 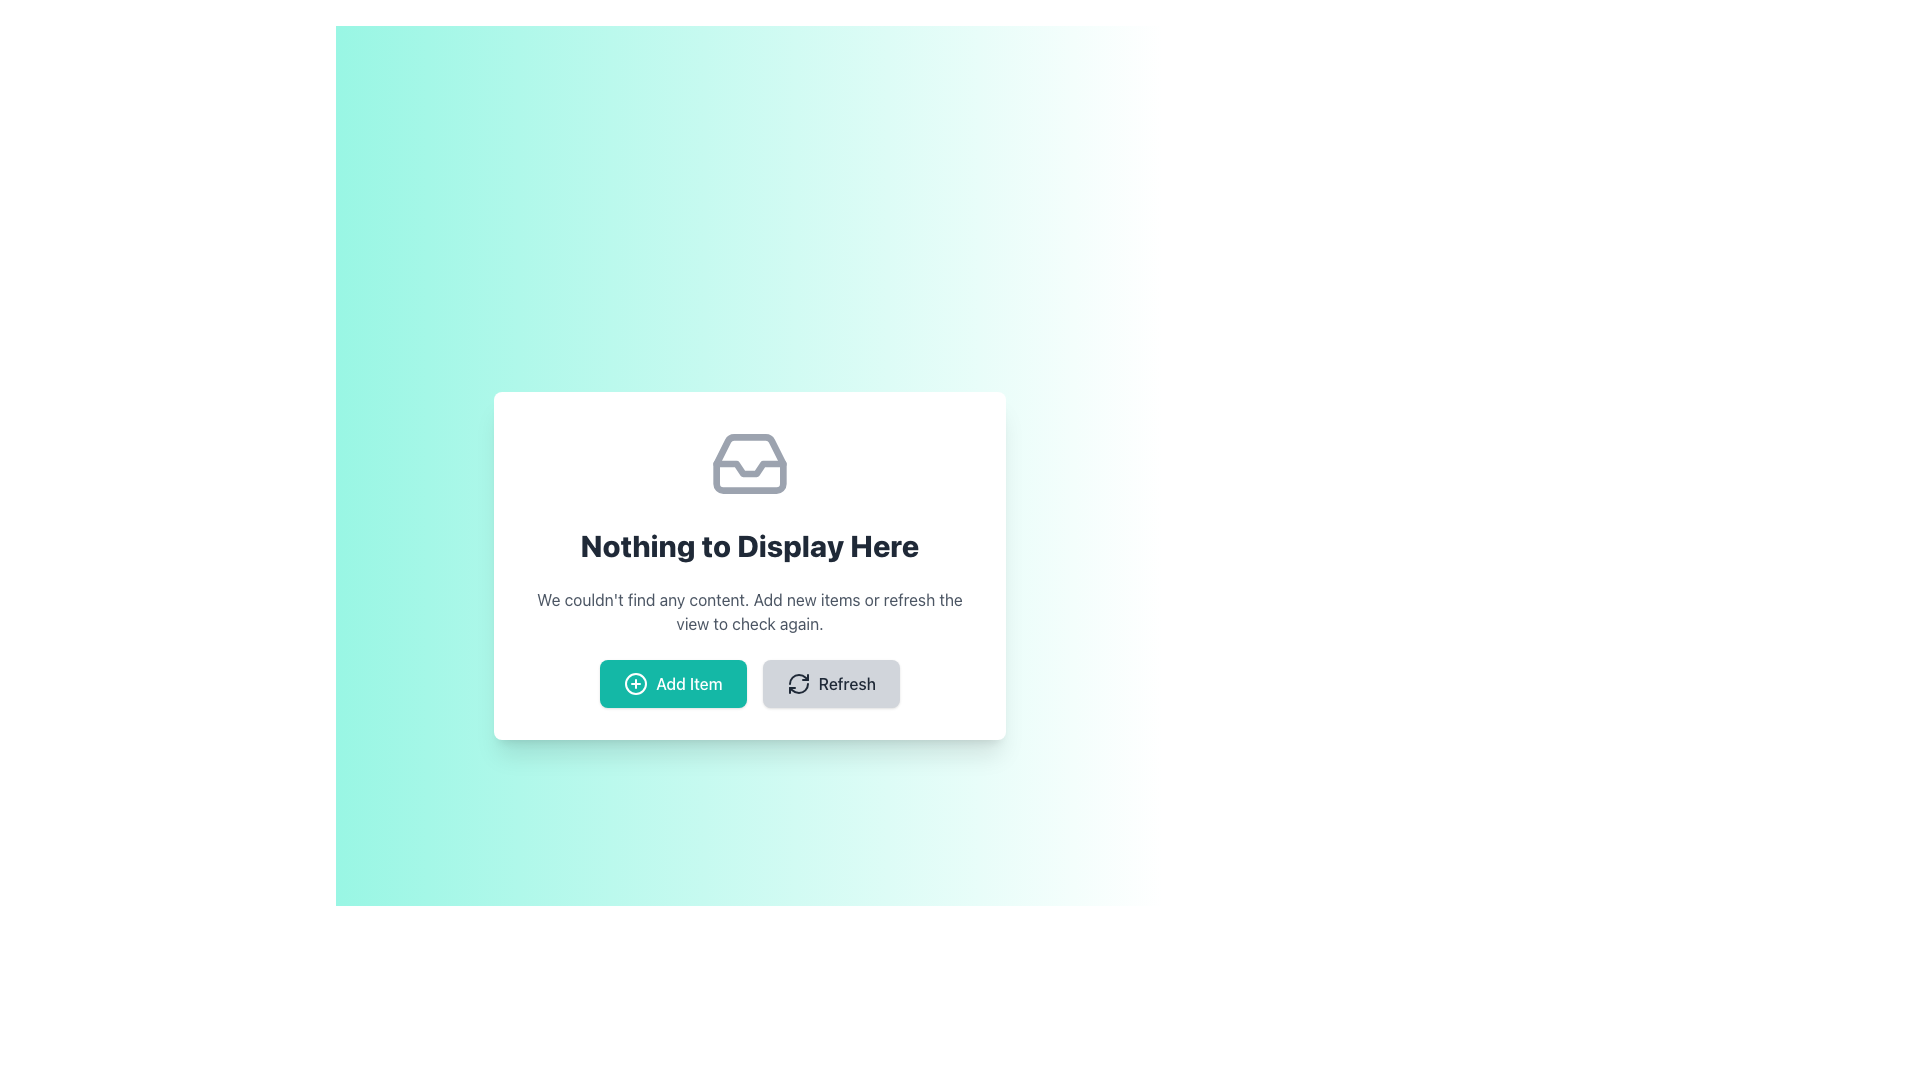 What do you see at coordinates (831, 682) in the screenshot?
I see `the 'Refresh' button with a light gray background and rounded corners` at bounding box center [831, 682].